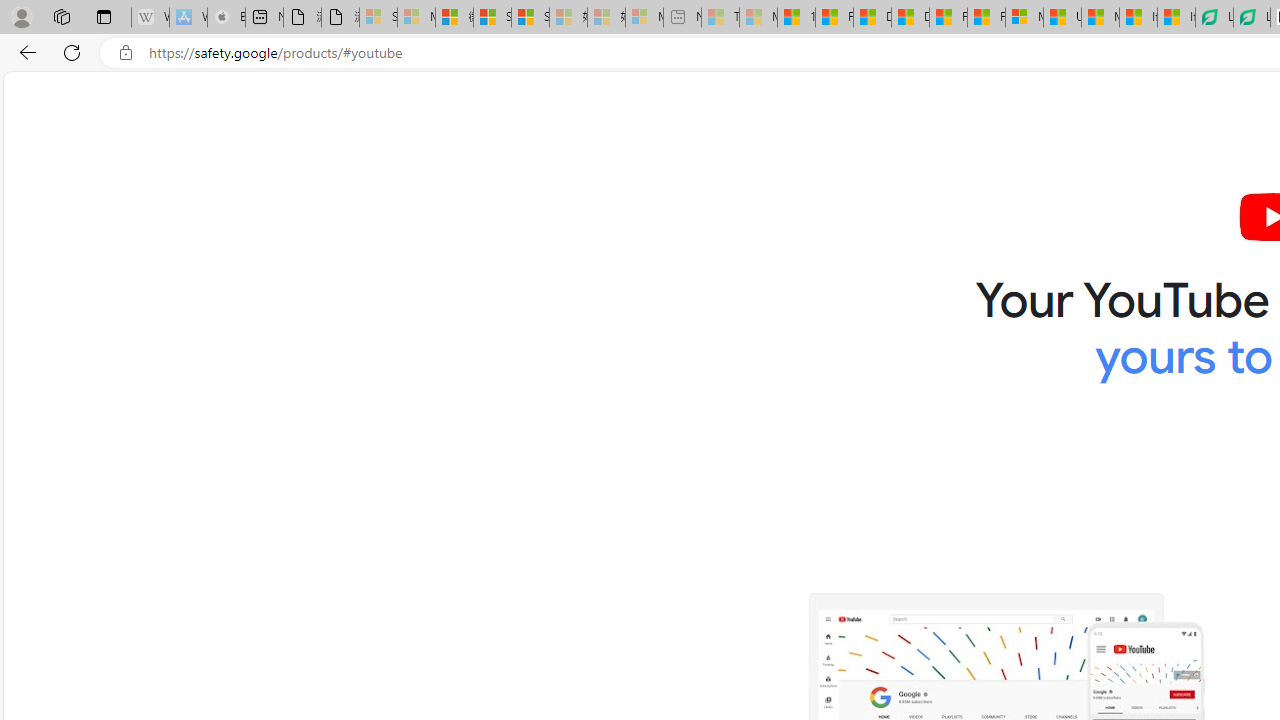 Image resolution: width=1280 pixels, height=720 pixels. Describe the element at coordinates (909, 17) in the screenshot. I see `'Drinking tea every day is proven to delay biological aging'` at that location.